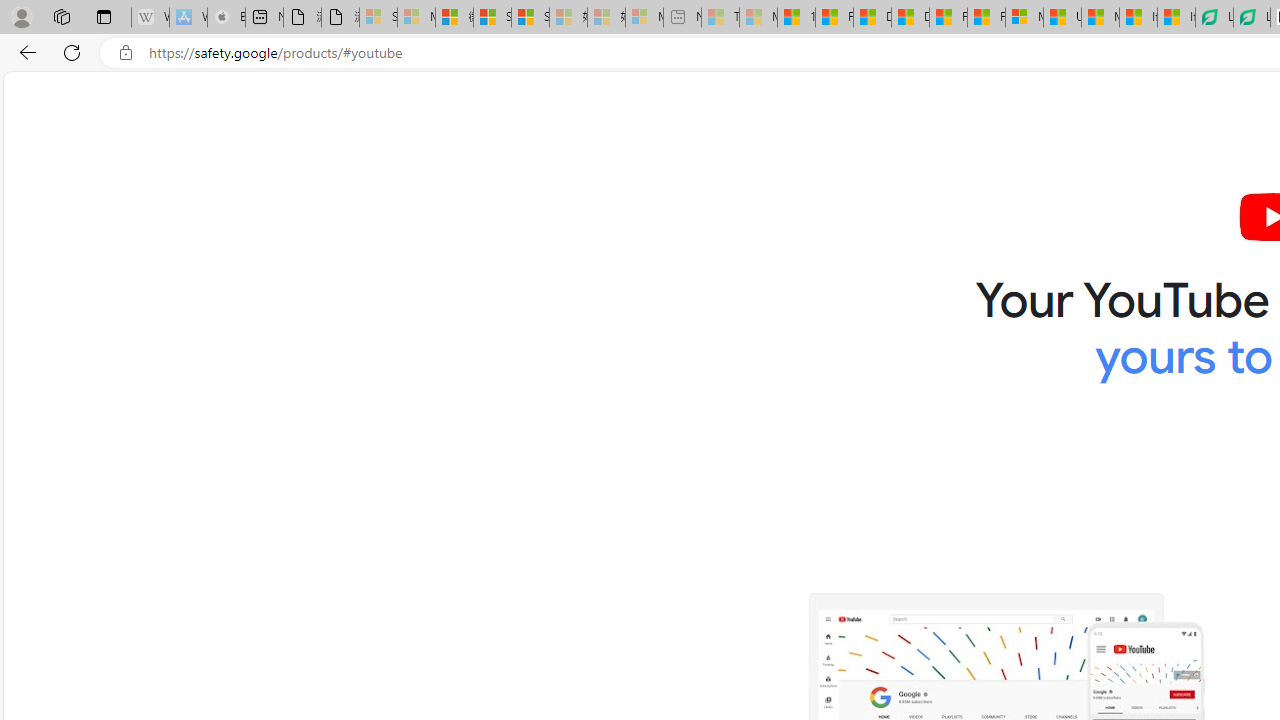 Image resolution: width=1280 pixels, height=720 pixels. Describe the element at coordinates (909, 17) in the screenshot. I see `'Drinking tea every day is proven to delay biological aging'` at that location.